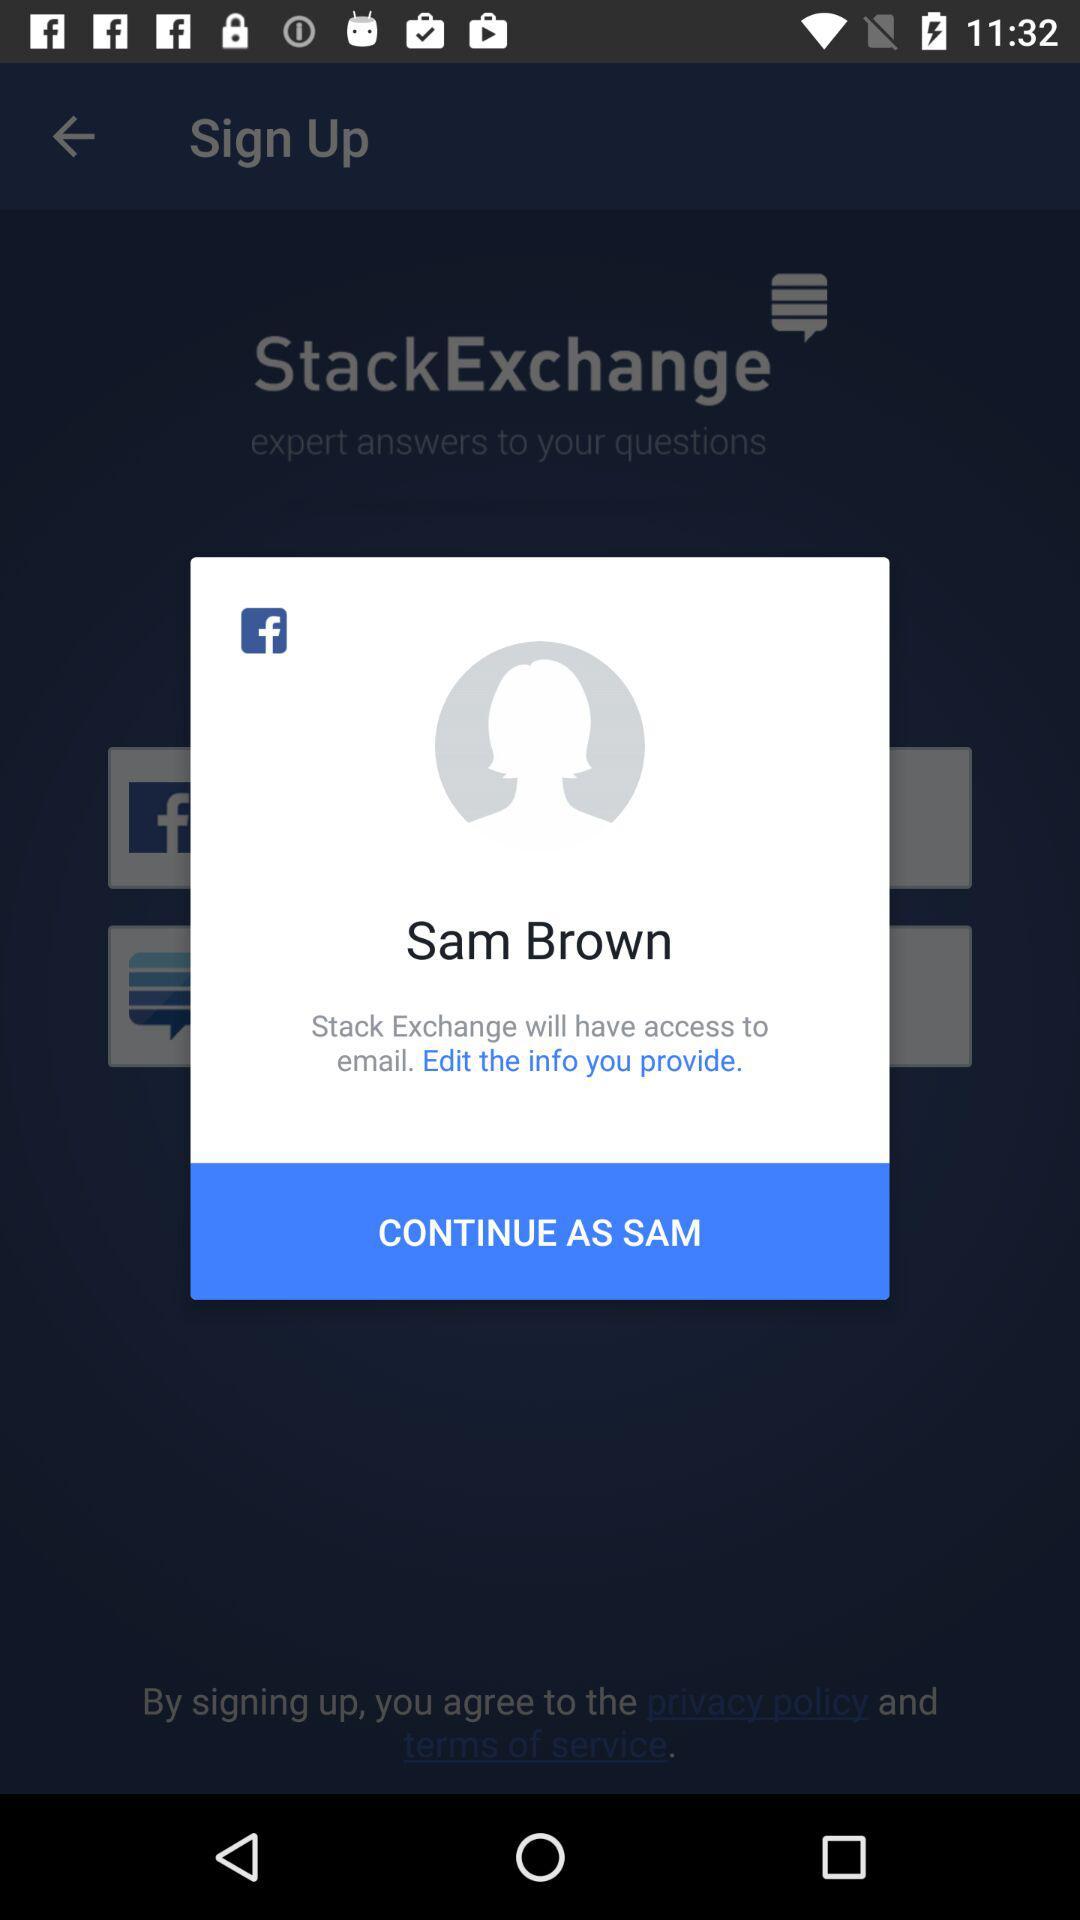 The image size is (1080, 1920). I want to click on the item above continue as sam, so click(540, 1041).